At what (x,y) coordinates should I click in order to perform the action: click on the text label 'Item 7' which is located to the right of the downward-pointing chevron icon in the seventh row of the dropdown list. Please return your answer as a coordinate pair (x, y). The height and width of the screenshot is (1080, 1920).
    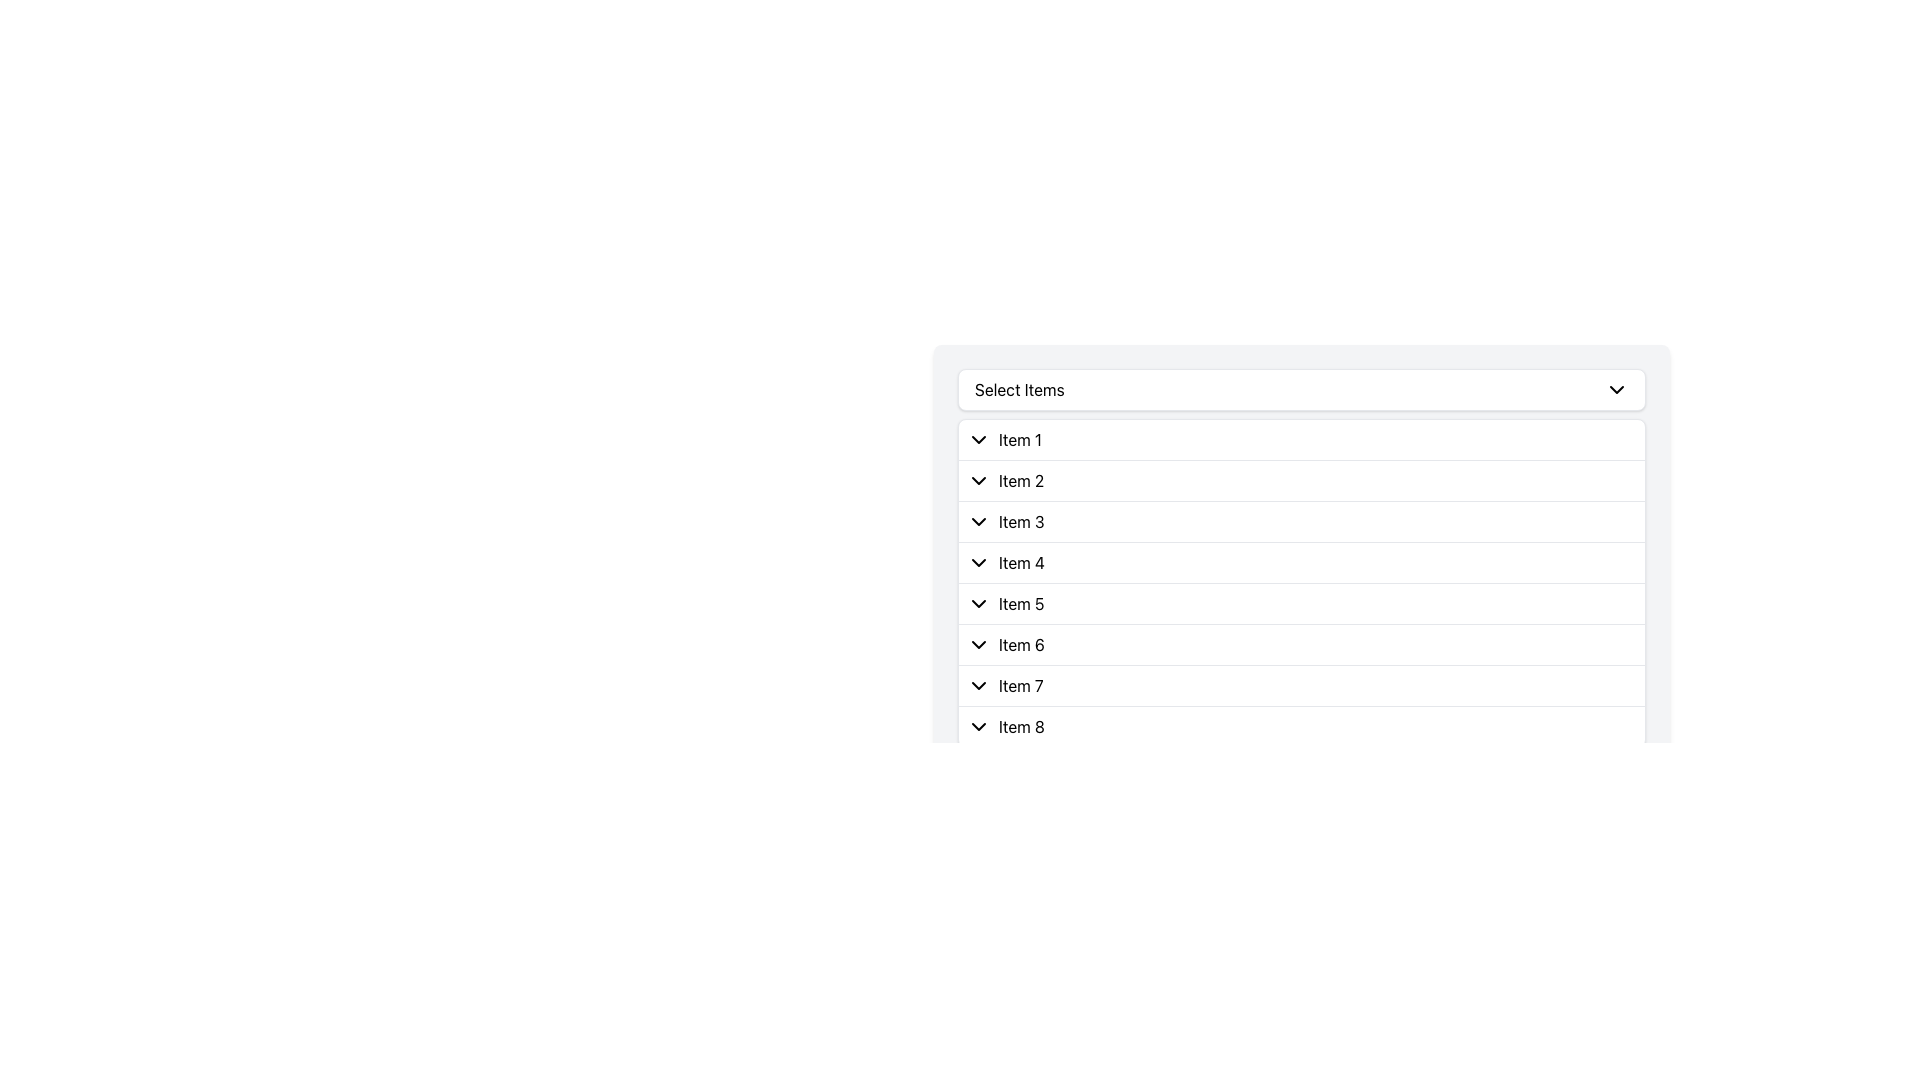
    Looking at the image, I should click on (1021, 685).